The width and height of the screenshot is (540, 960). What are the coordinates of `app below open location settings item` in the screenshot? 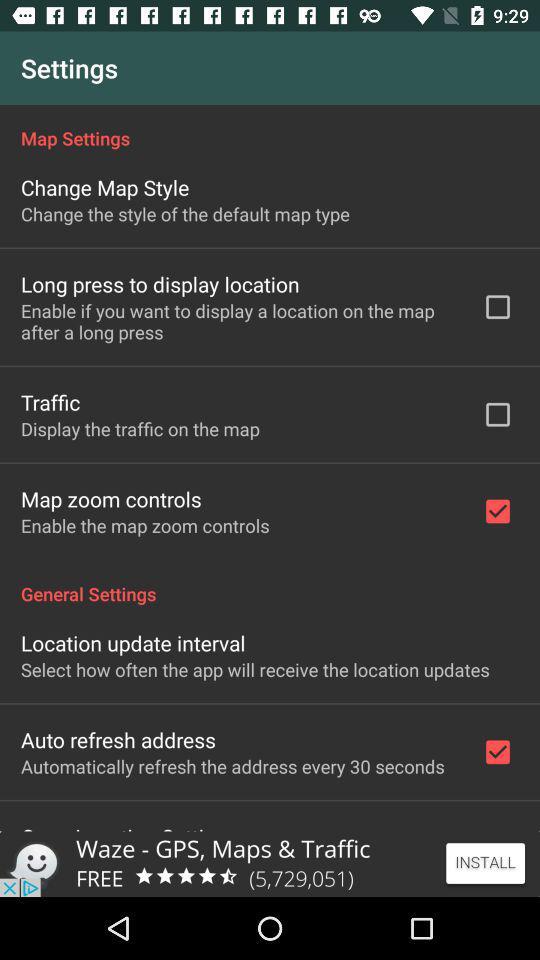 It's located at (270, 863).